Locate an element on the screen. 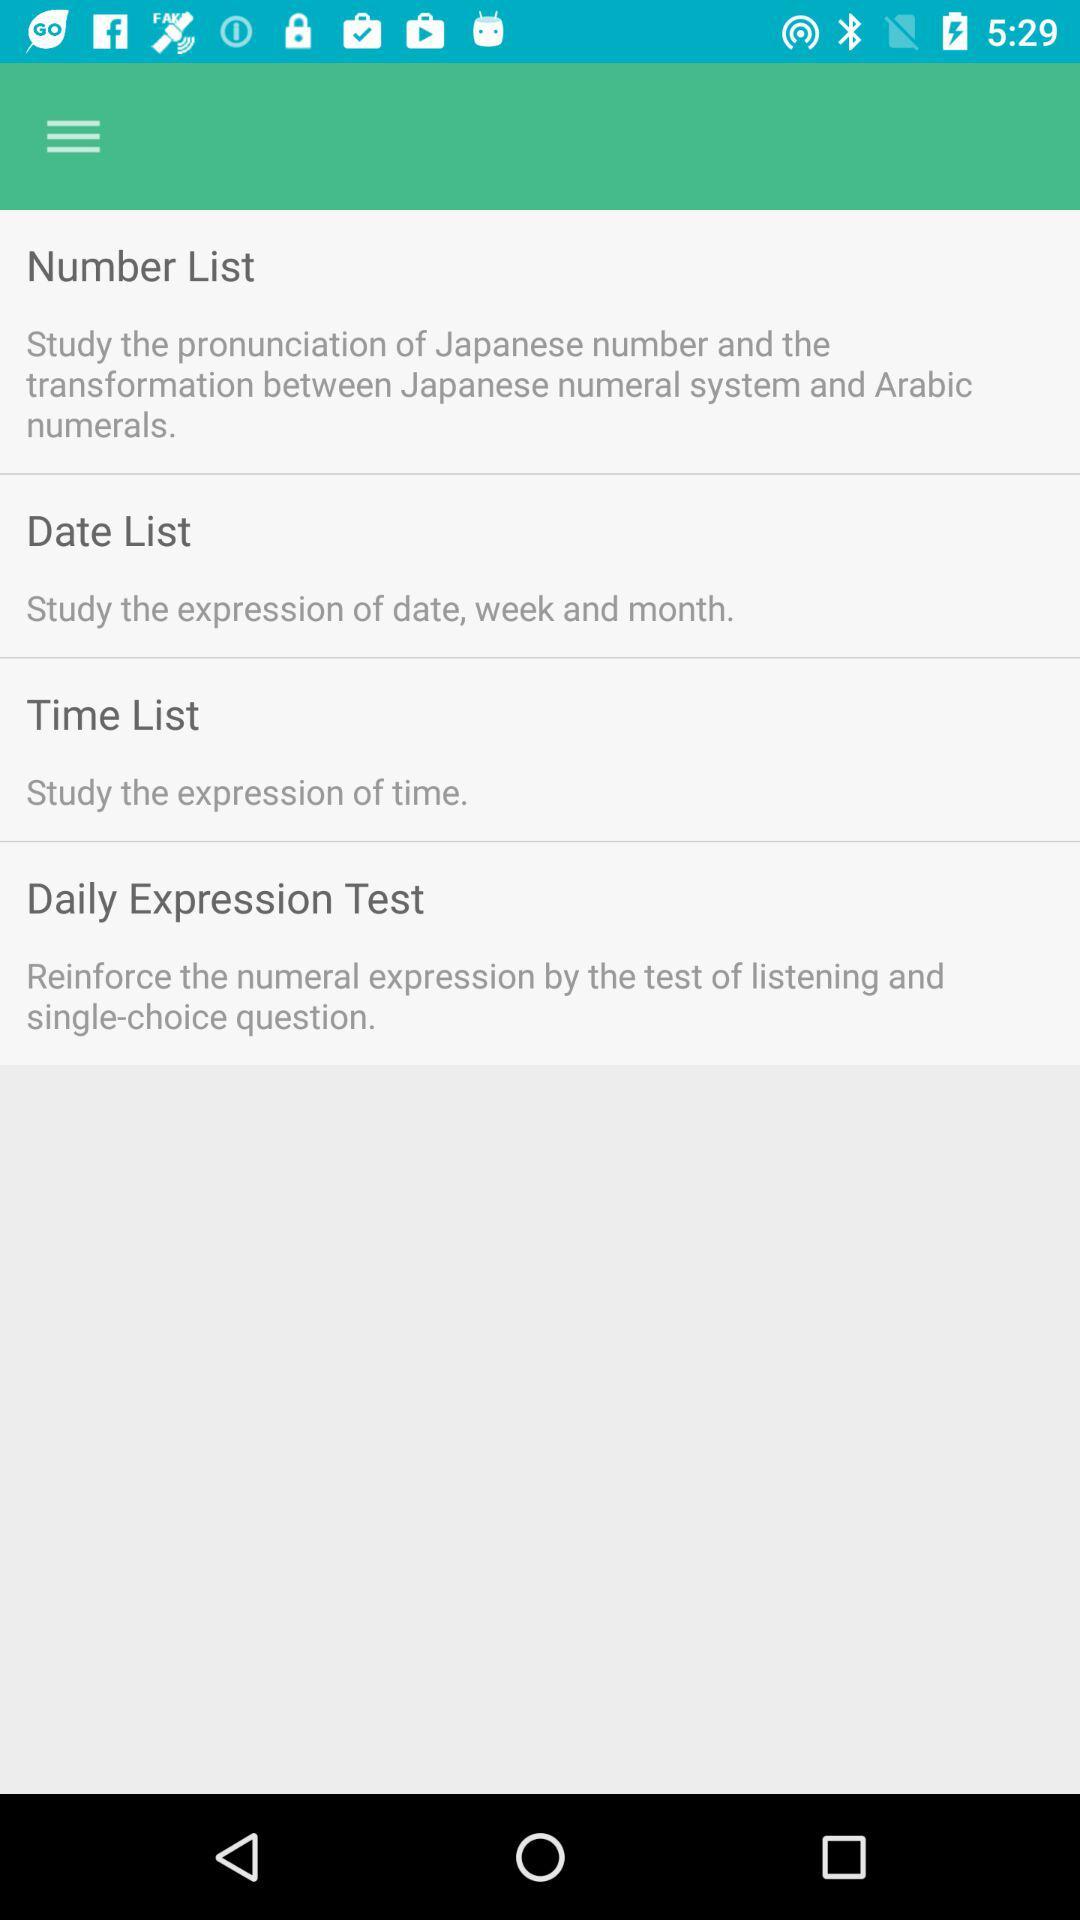 The image size is (1080, 1920). reinforce the numeral is located at coordinates (512, 995).